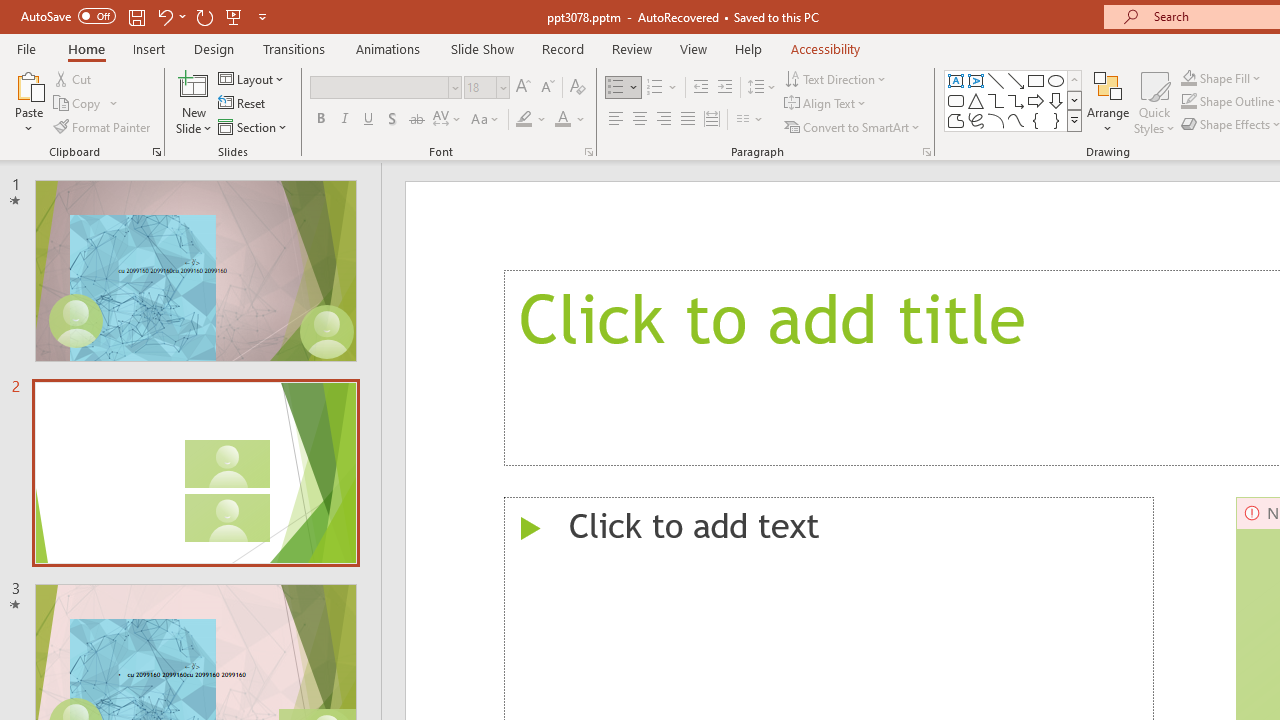 The height and width of the screenshot is (720, 1280). Describe the element at coordinates (1036, 120) in the screenshot. I see `'Left Brace'` at that location.